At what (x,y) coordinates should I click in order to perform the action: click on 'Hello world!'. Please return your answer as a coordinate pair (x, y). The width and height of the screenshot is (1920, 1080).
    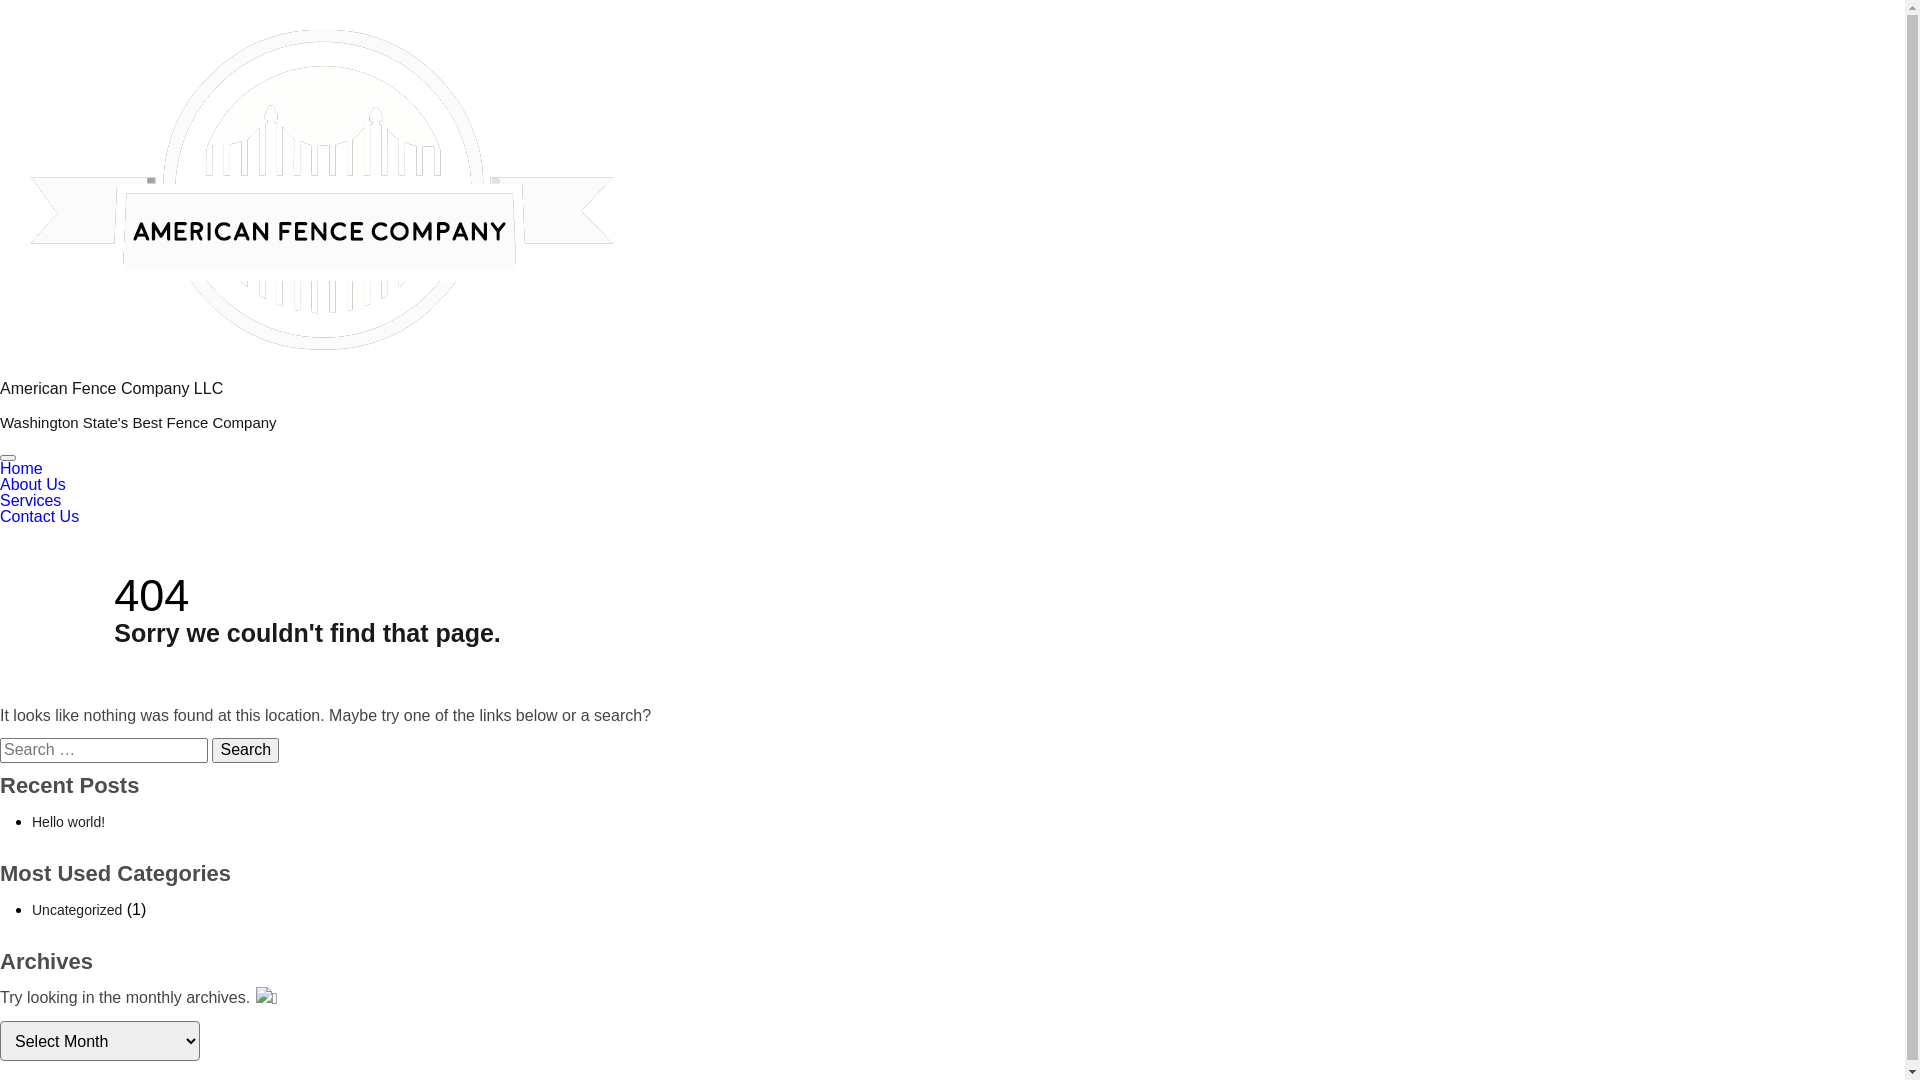
    Looking at the image, I should click on (68, 821).